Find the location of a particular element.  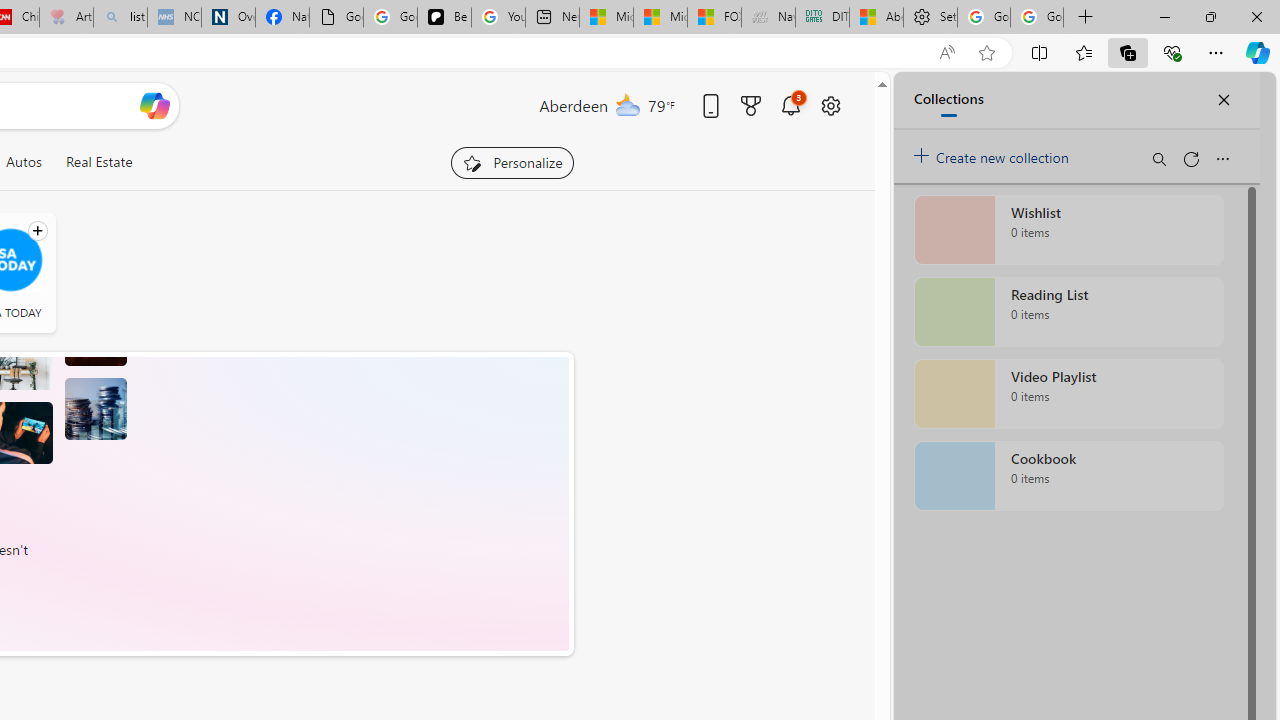

'Google Analytics Opt-out Browser Add-on Download Page' is located at coordinates (336, 17).